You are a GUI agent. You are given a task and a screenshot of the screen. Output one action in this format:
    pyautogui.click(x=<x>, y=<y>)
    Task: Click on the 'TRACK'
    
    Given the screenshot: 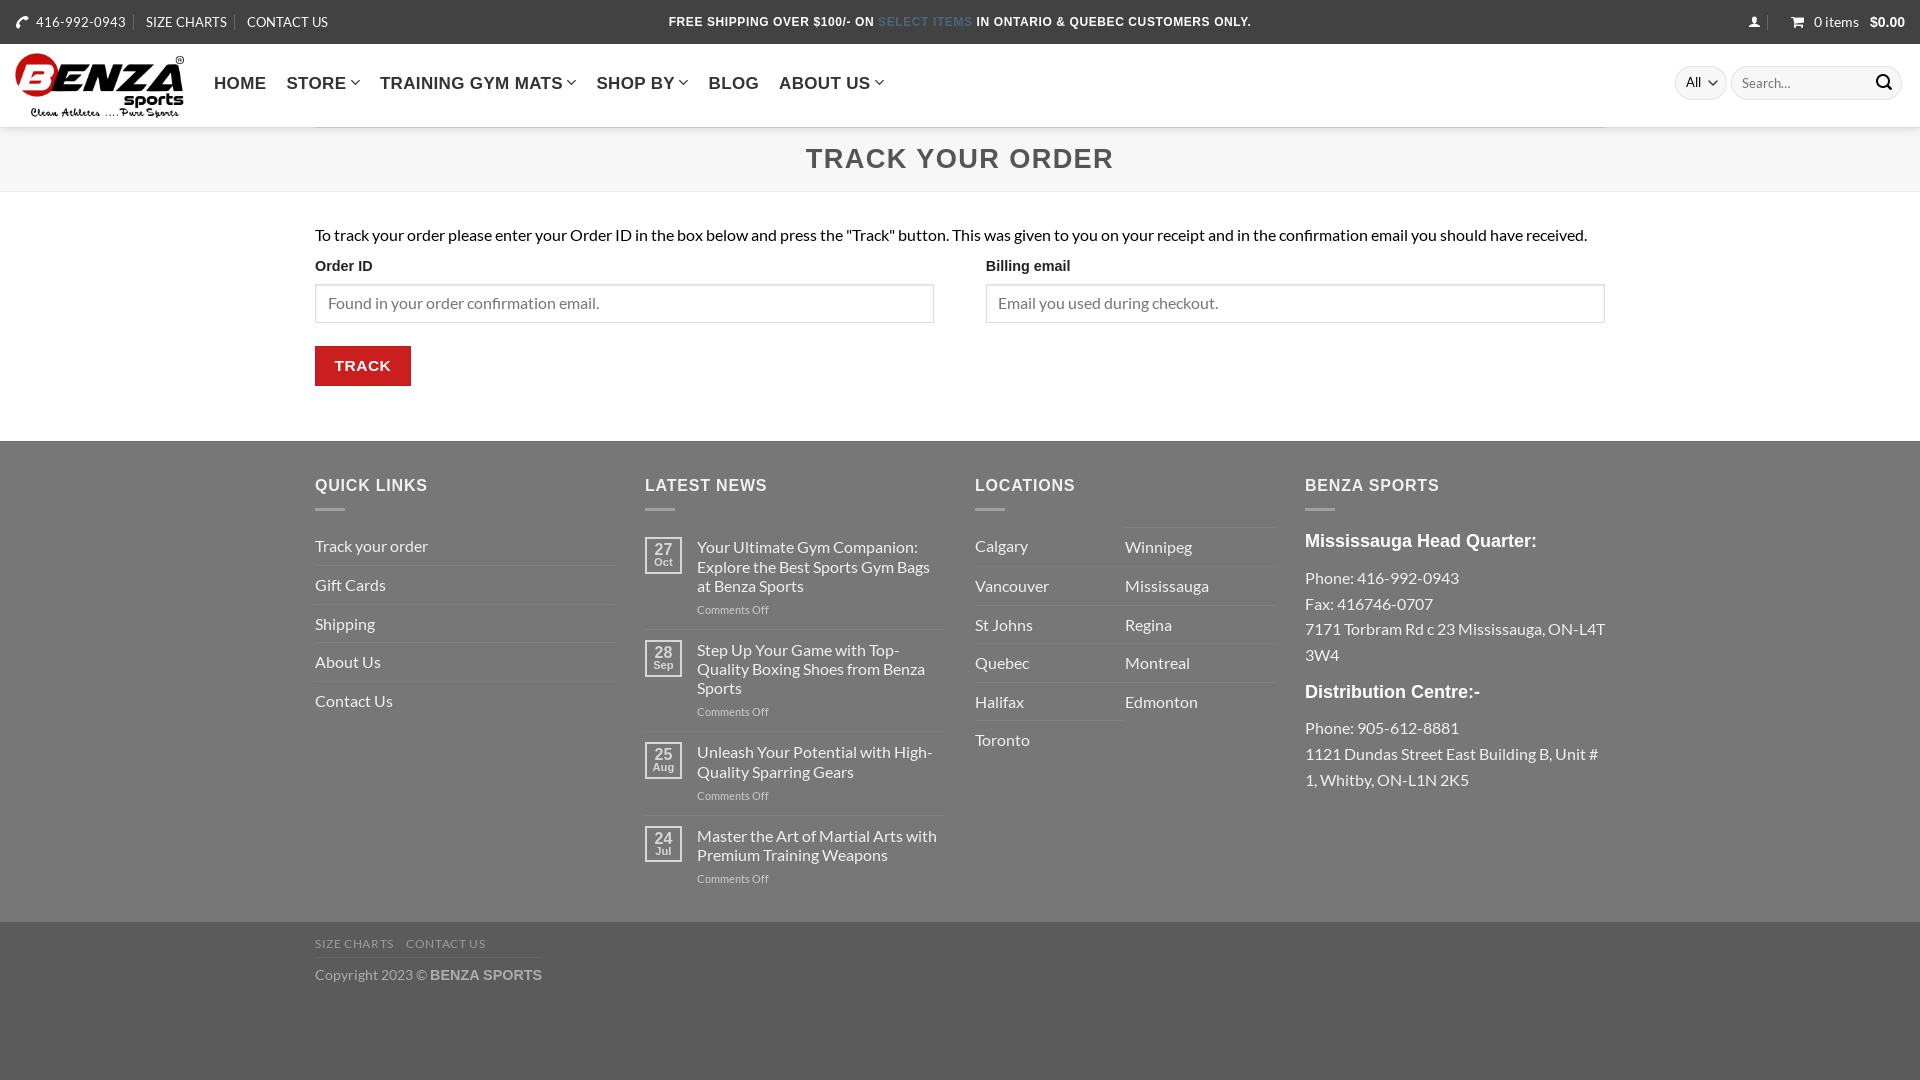 What is the action you would take?
    pyautogui.click(x=363, y=365)
    